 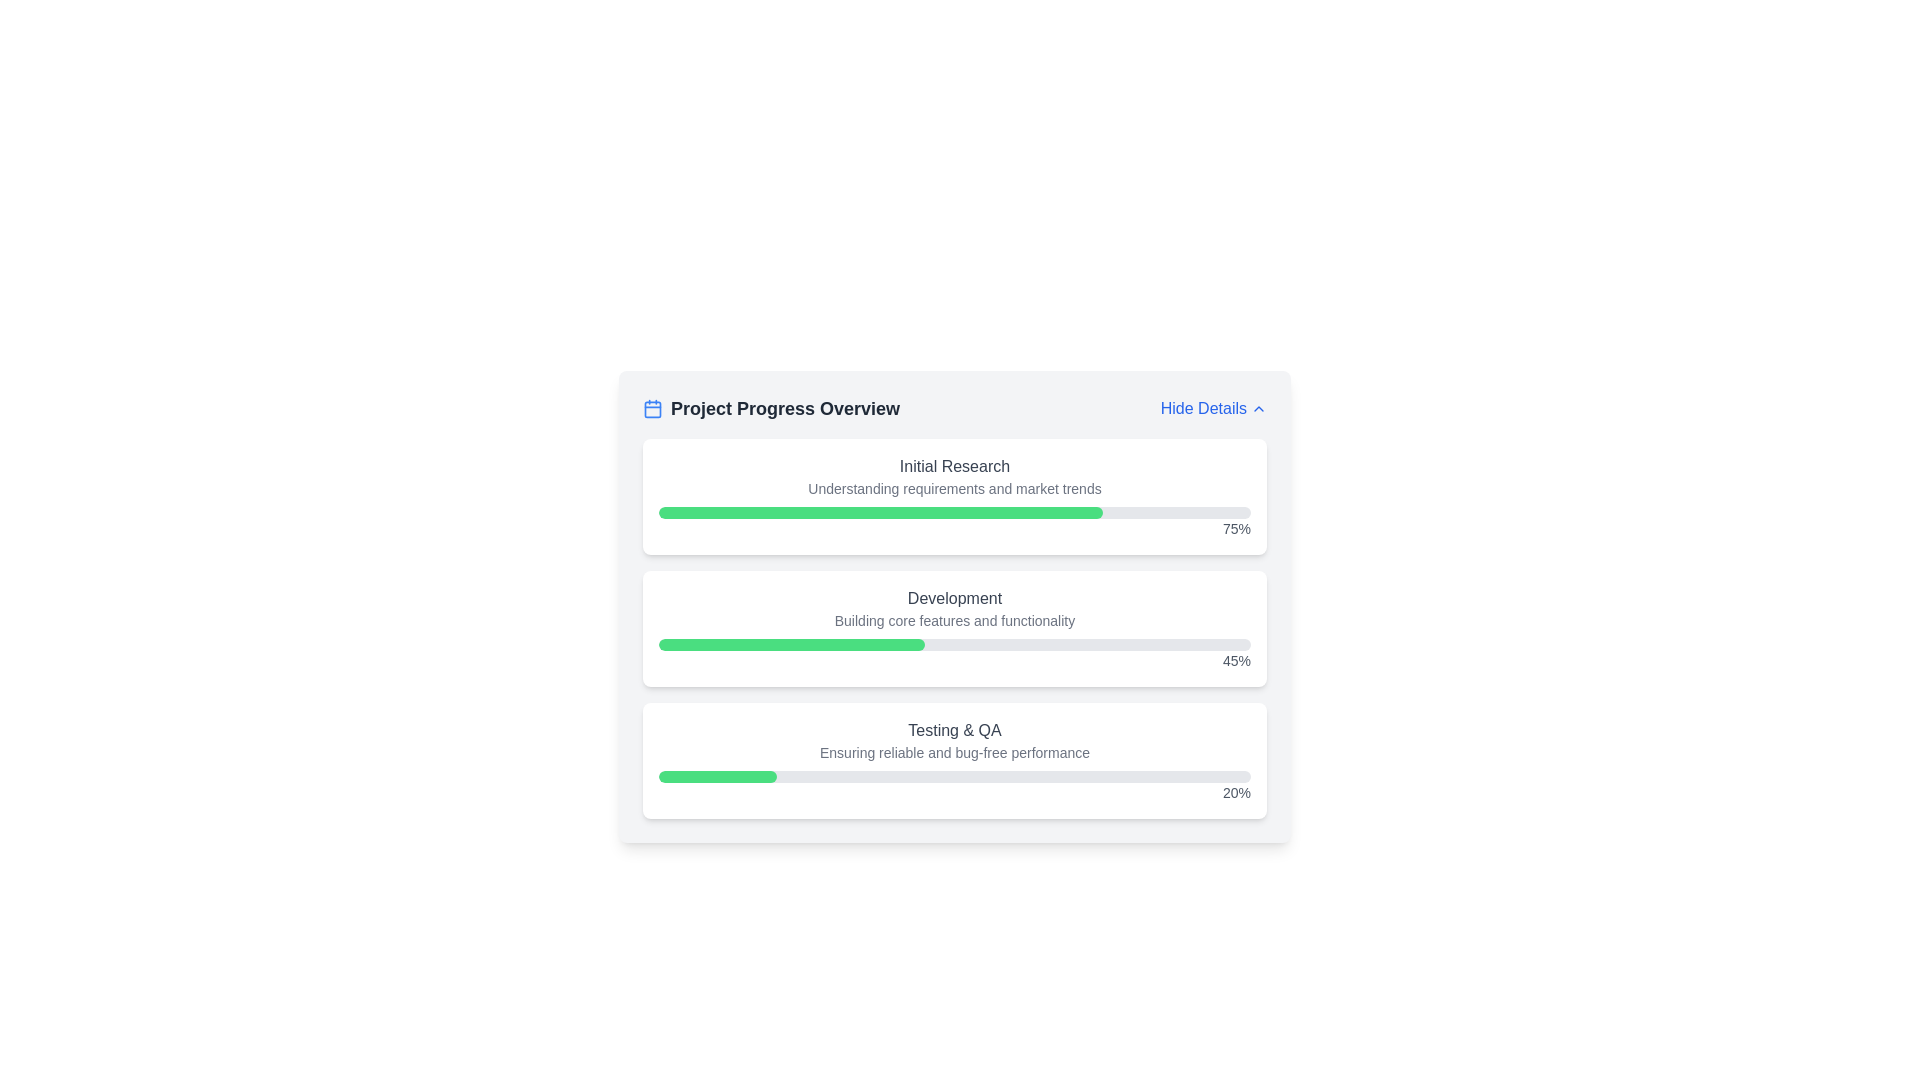 I want to click on the filled portion of the green progress bar located within the 'Initial Research' section of the 'Project Progress Overview' interface, so click(x=880, y=512).